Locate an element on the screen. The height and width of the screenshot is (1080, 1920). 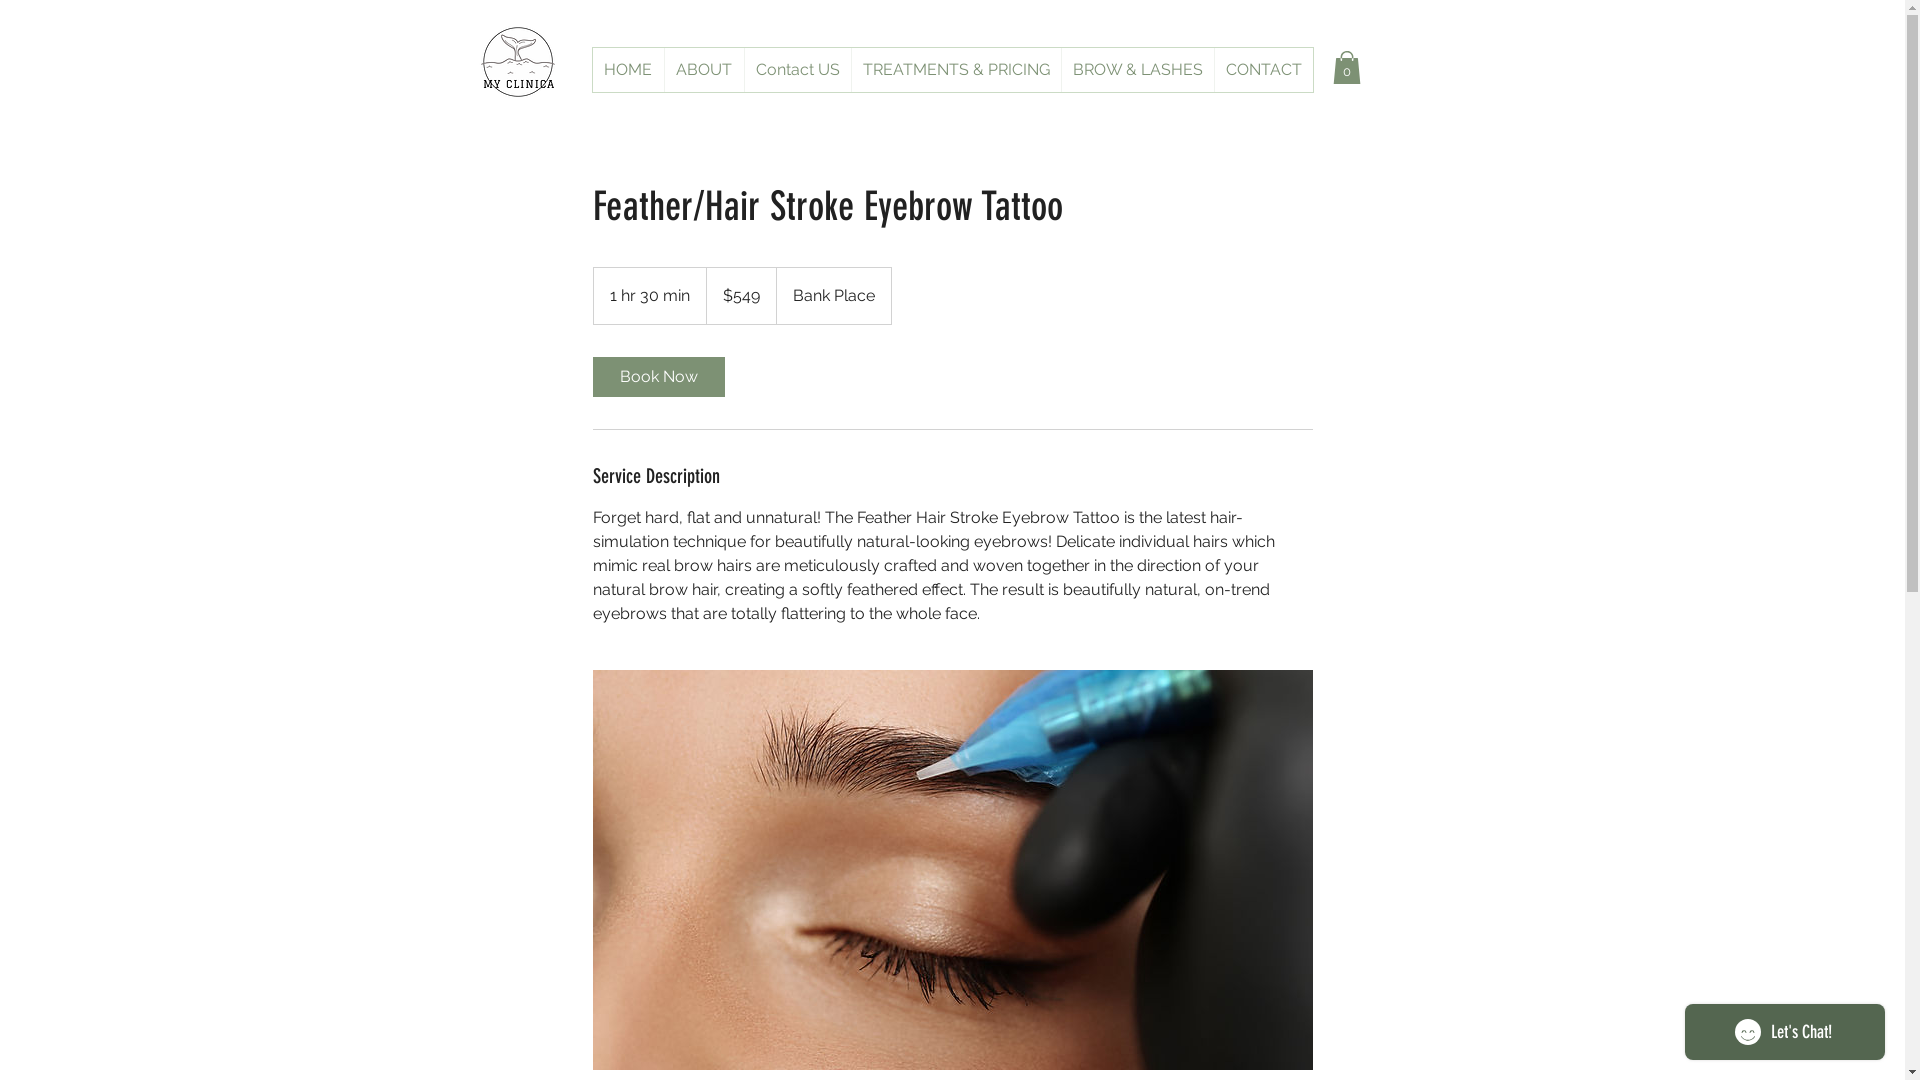
'CONTACT' is located at coordinates (1262, 68).